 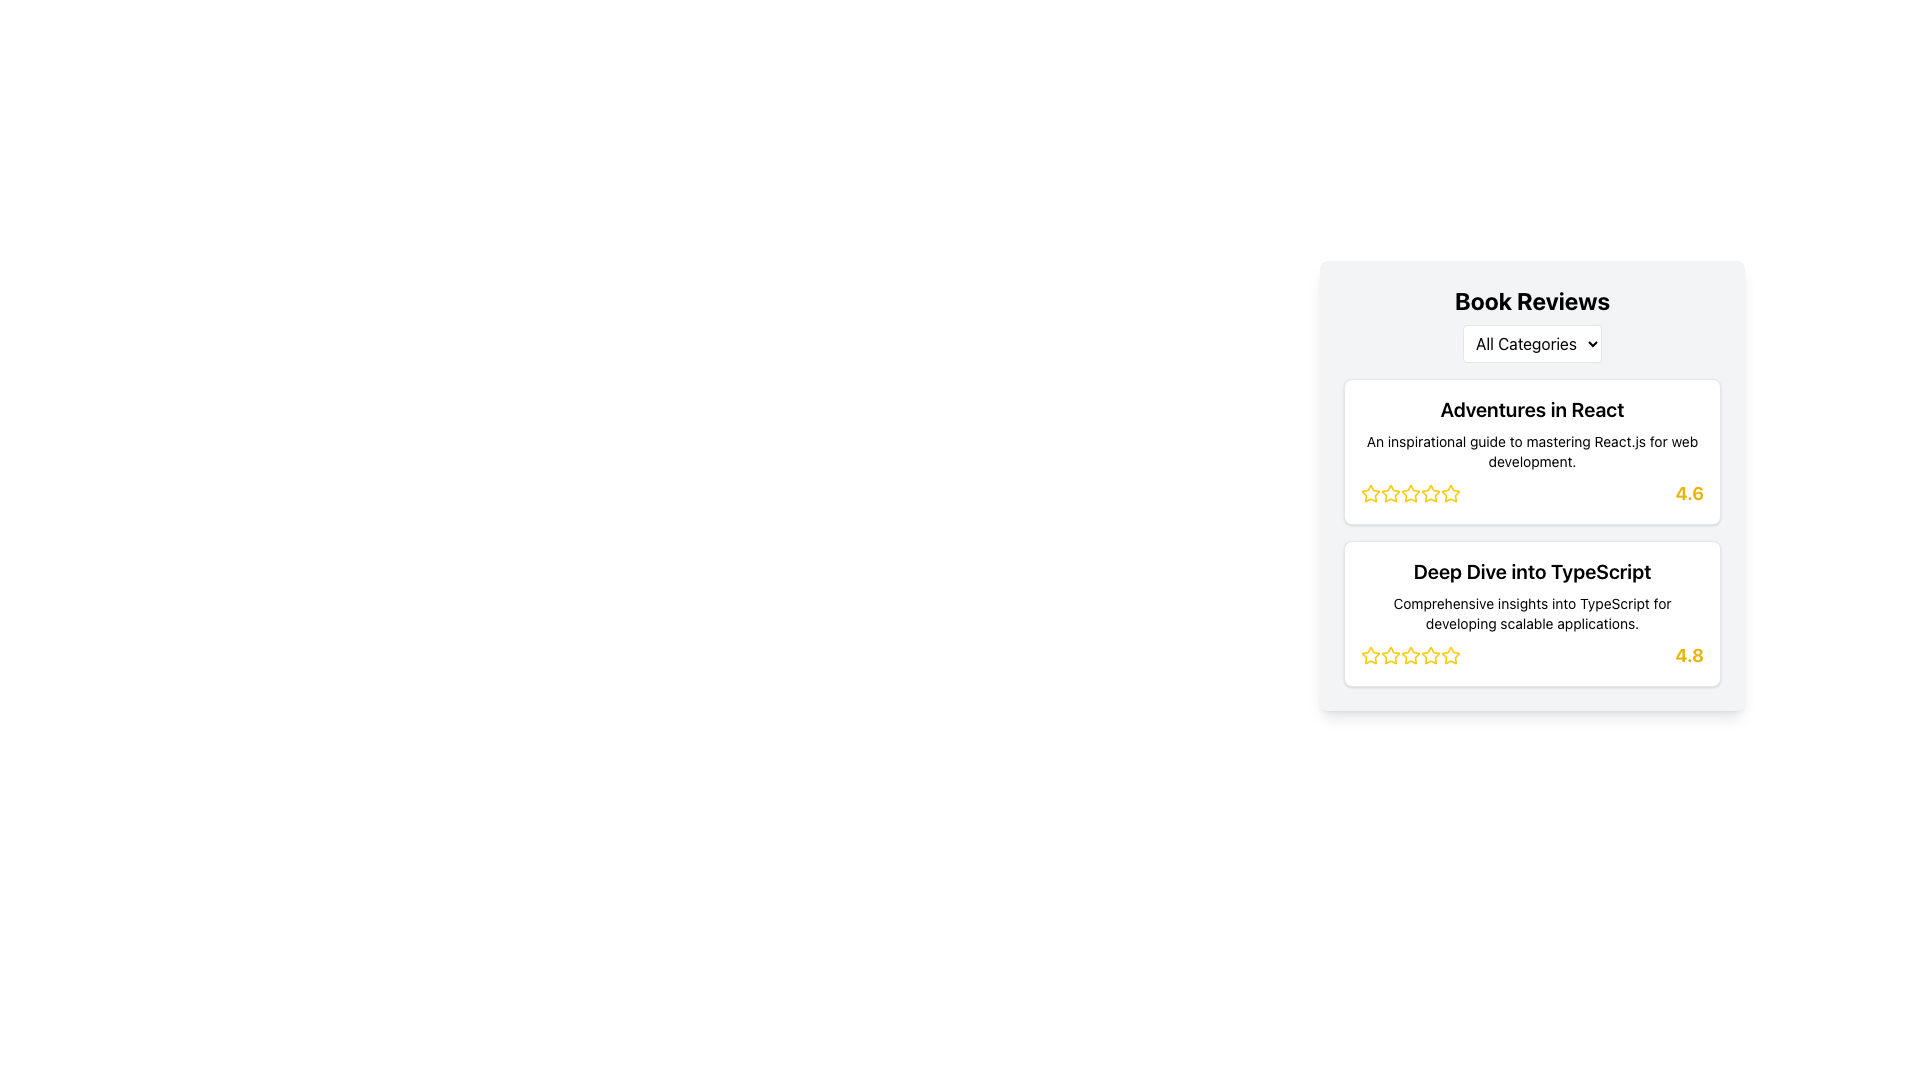 What do you see at coordinates (1531, 408) in the screenshot?
I see `the Header Text which serves as the title for the book in the first book information card under the 'Book Reviews' section` at bounding box center [1531, 408].